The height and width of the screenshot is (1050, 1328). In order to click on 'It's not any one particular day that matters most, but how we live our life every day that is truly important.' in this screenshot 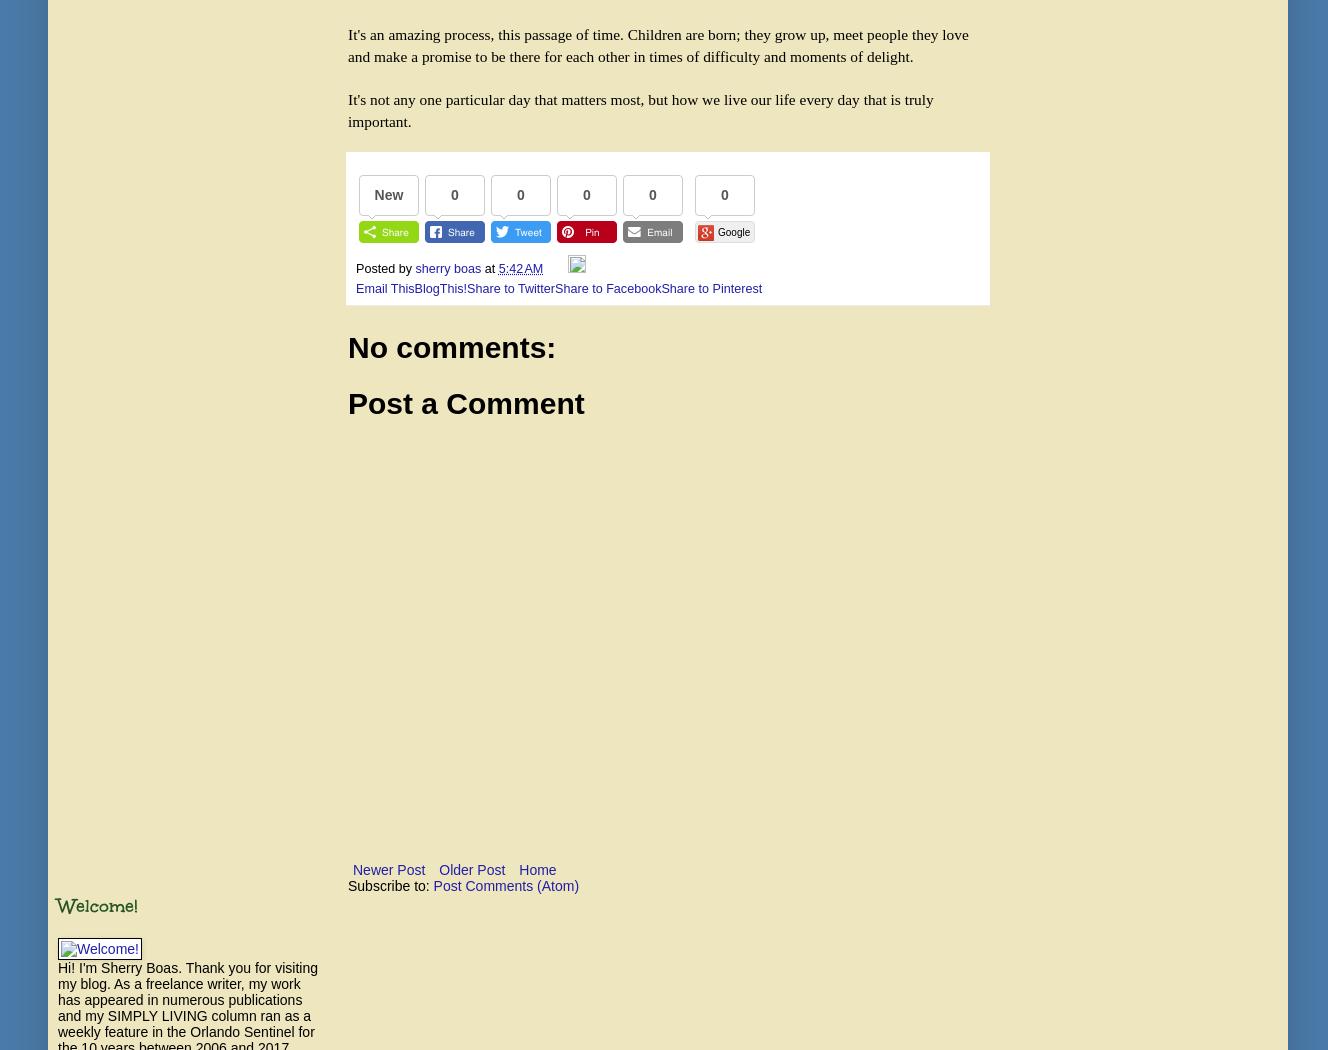, I will do `click(346, 109)`.